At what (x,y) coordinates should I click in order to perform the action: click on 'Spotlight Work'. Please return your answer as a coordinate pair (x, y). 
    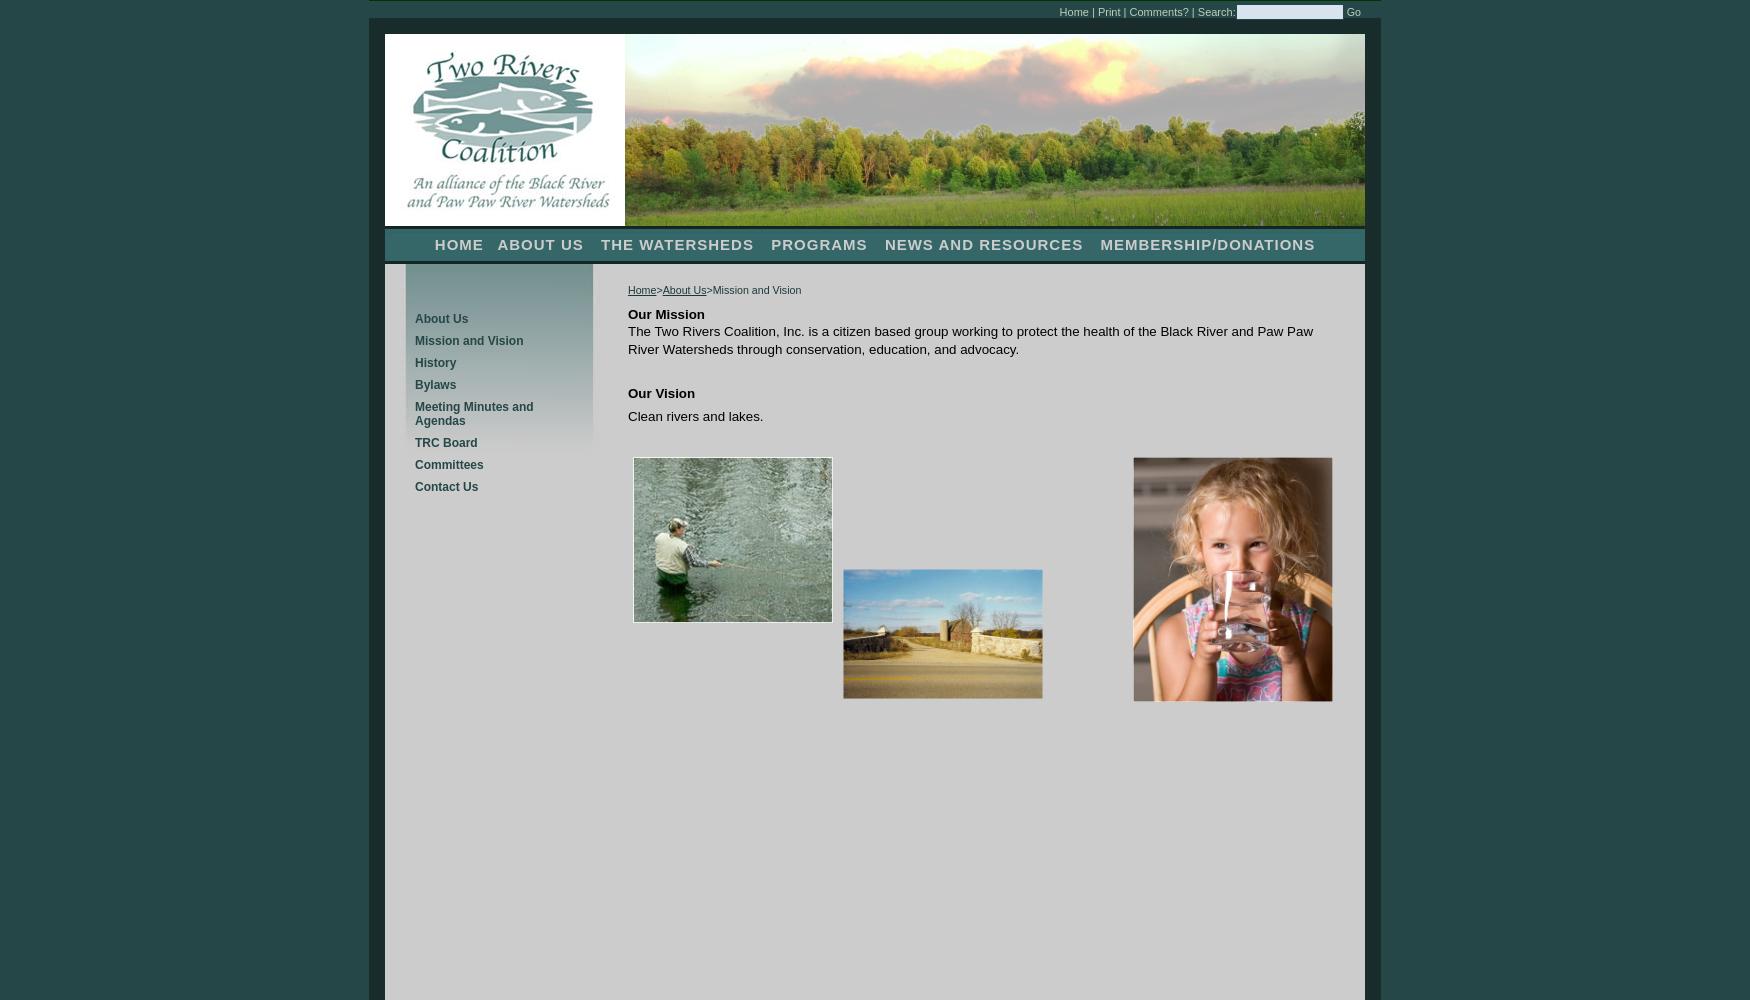
    Looking at the image, I should click on (43, 35).